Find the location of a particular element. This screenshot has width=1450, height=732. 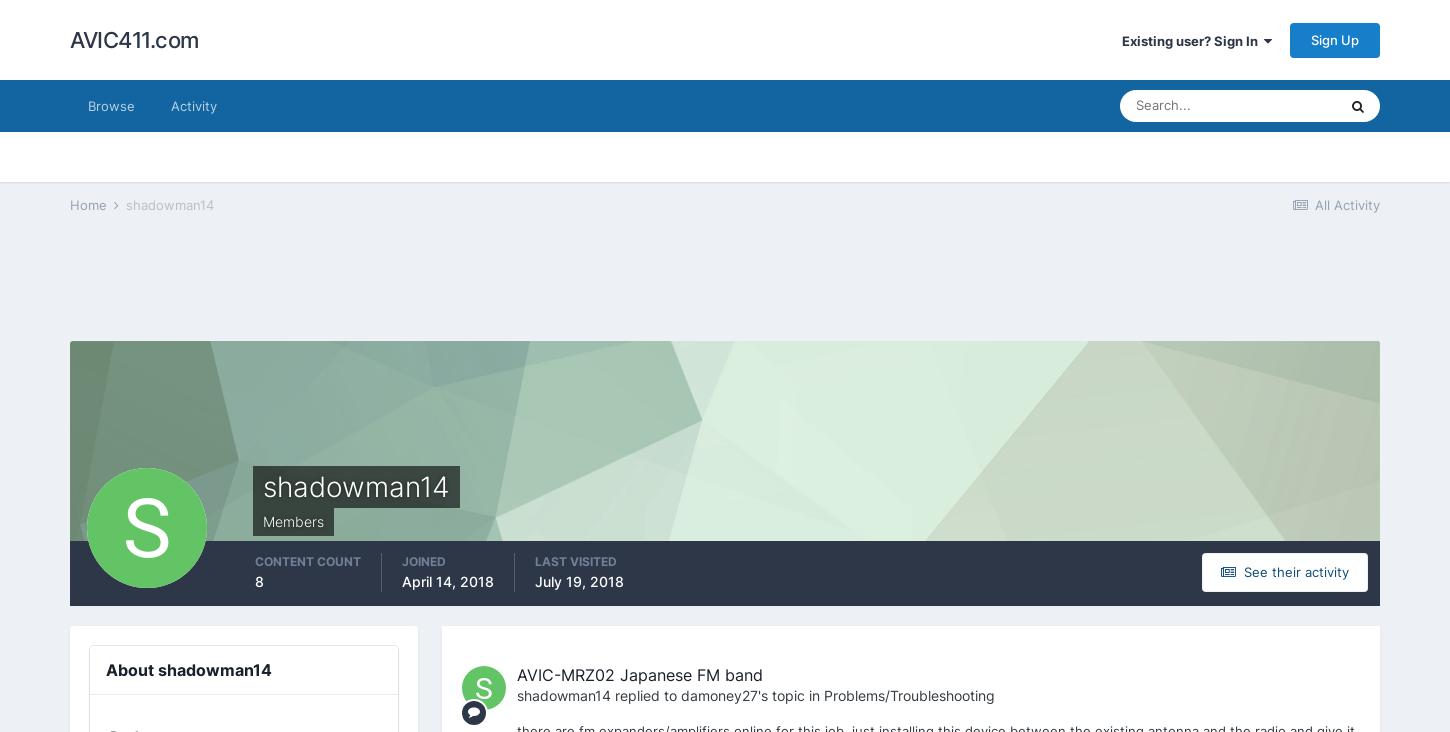

'April 14, 2018' is located at coordinates (447, 580).